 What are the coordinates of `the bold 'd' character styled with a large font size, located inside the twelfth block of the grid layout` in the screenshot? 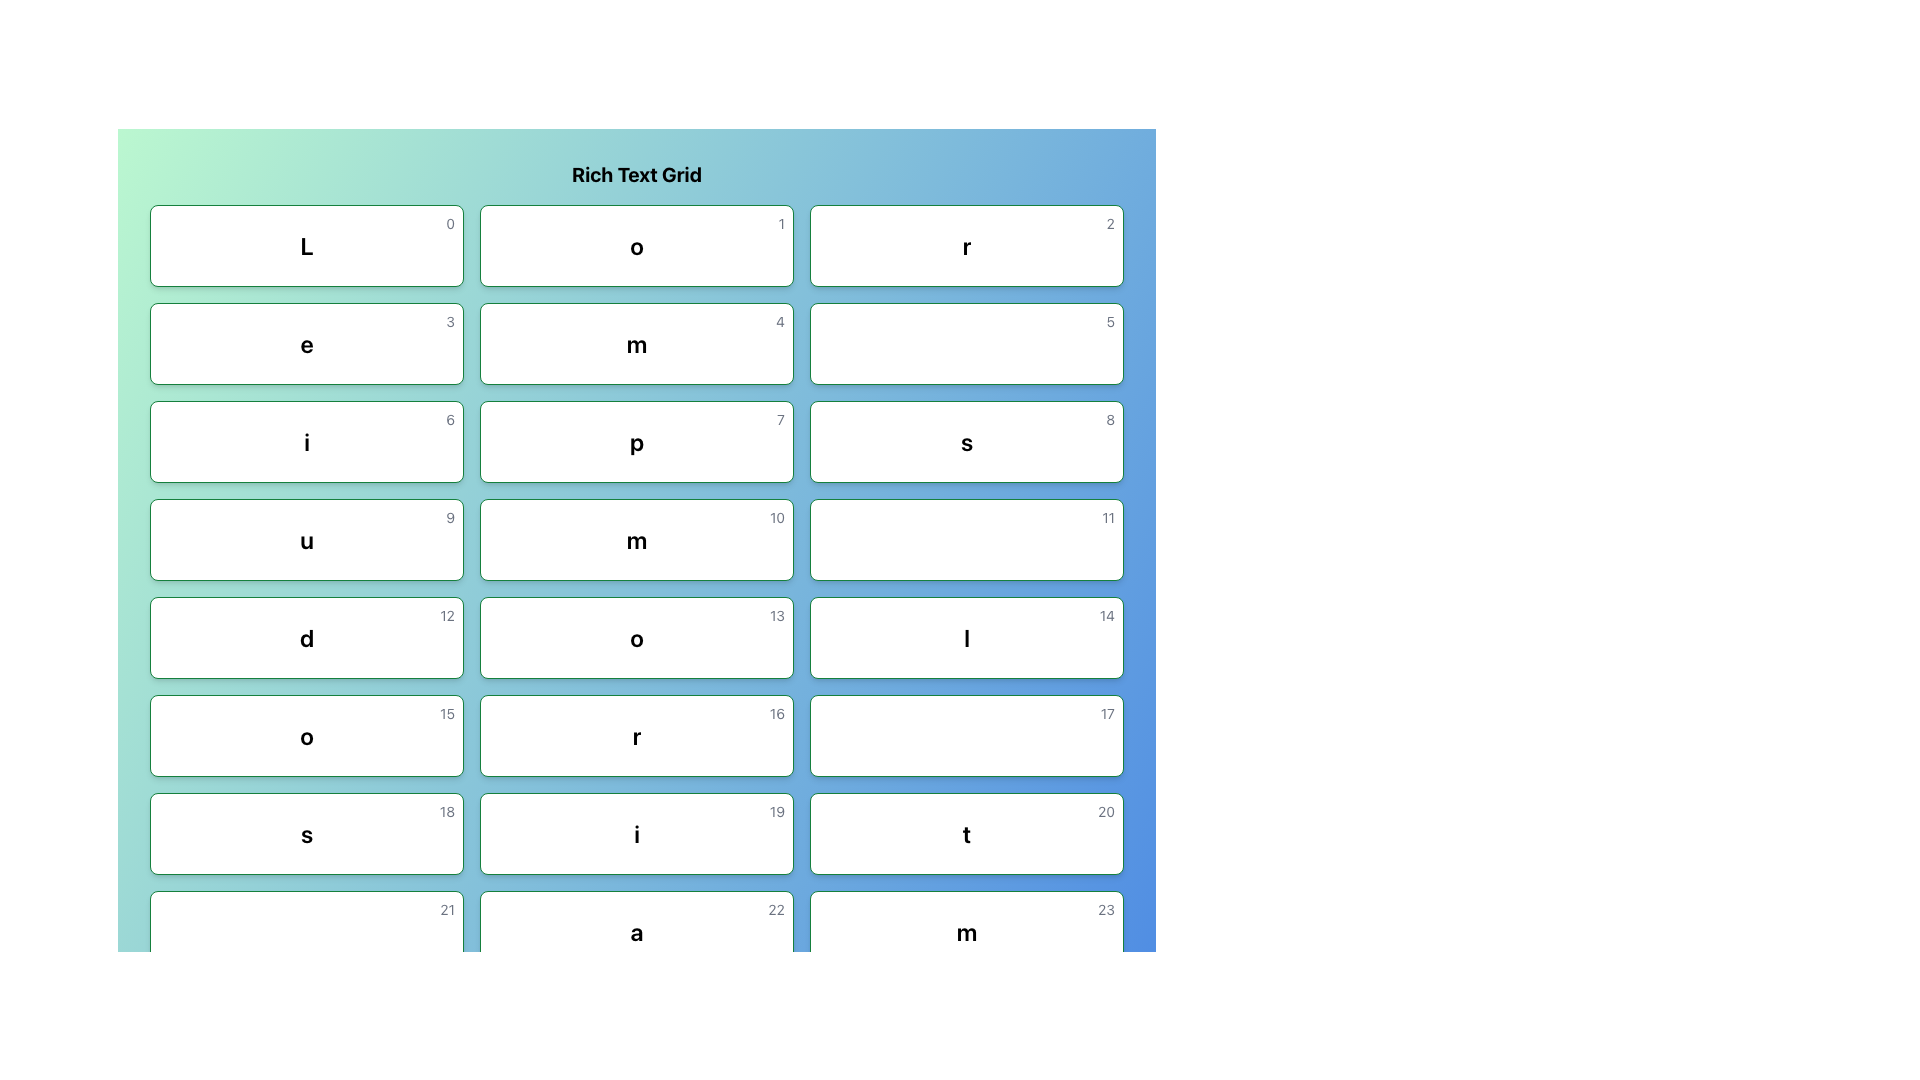 It's located at (306, 637).